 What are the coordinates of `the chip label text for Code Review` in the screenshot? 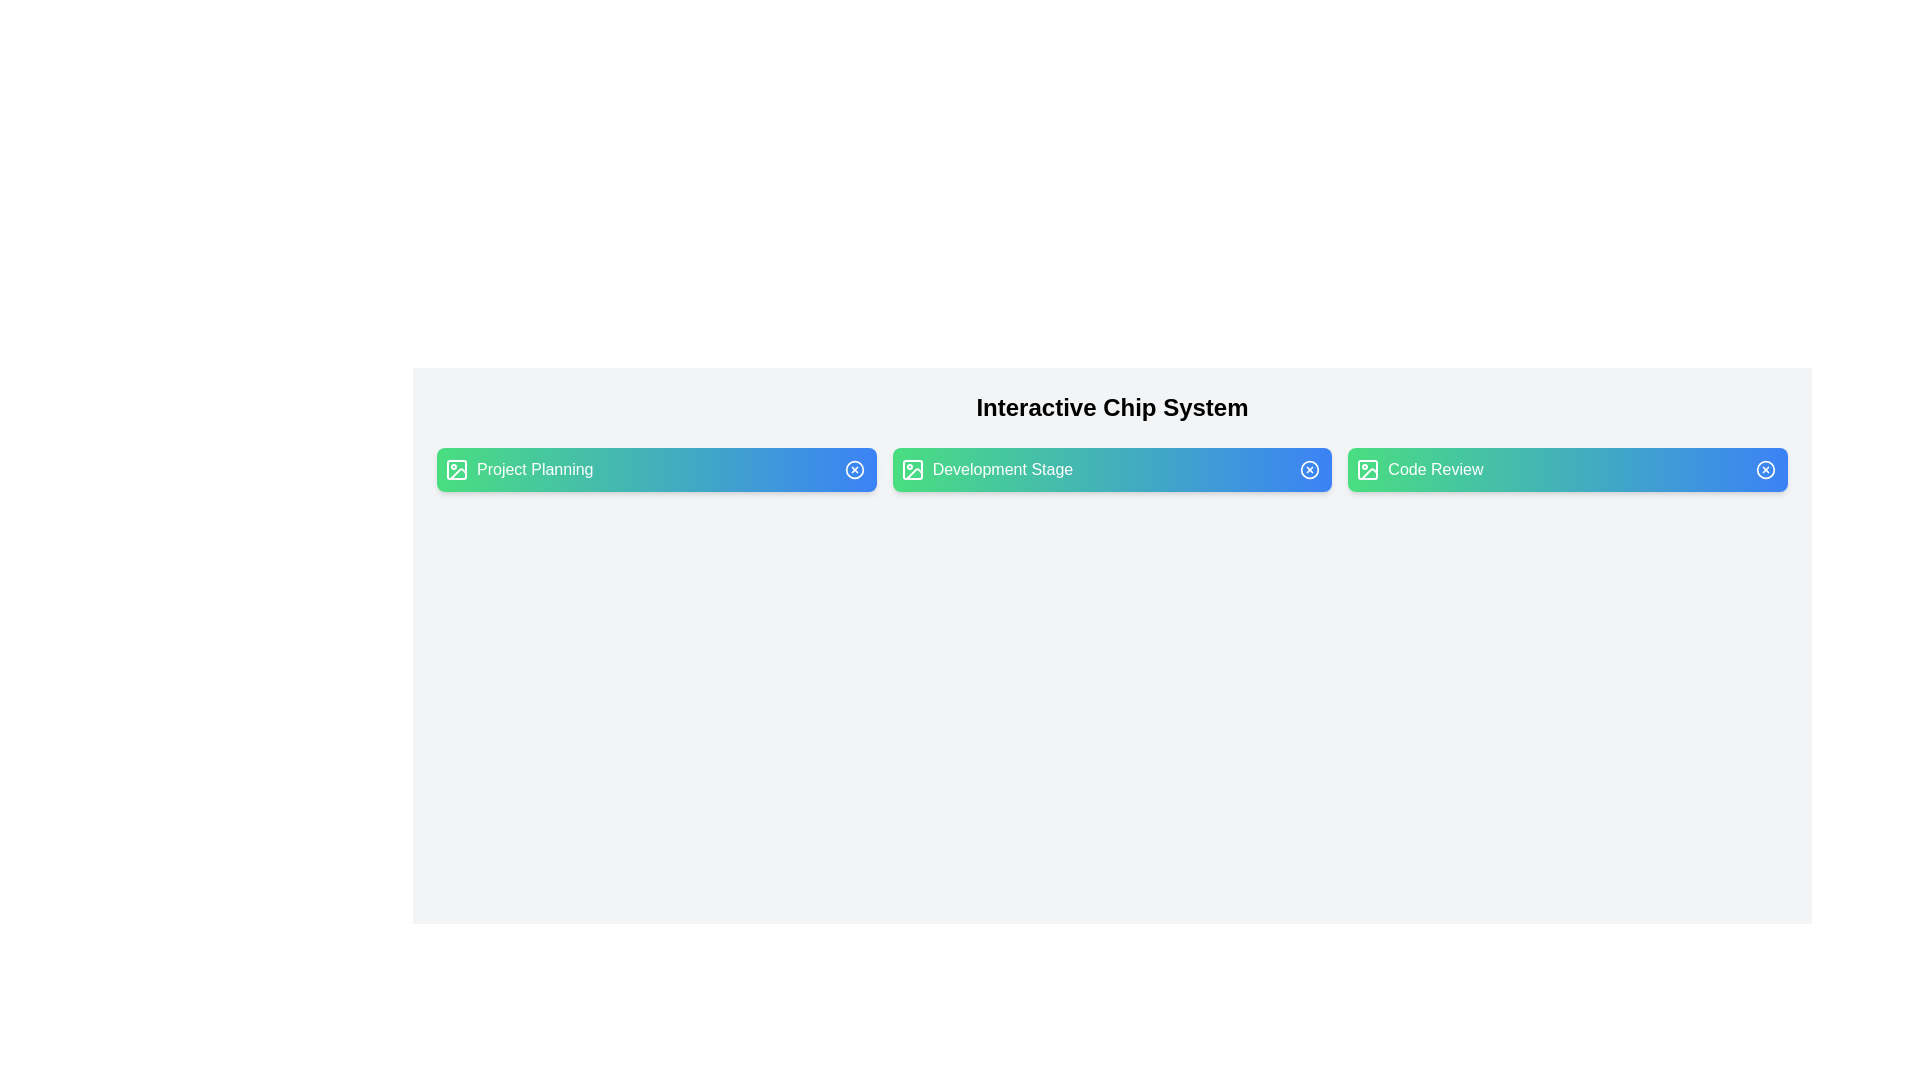 It's located at (1567, 470).